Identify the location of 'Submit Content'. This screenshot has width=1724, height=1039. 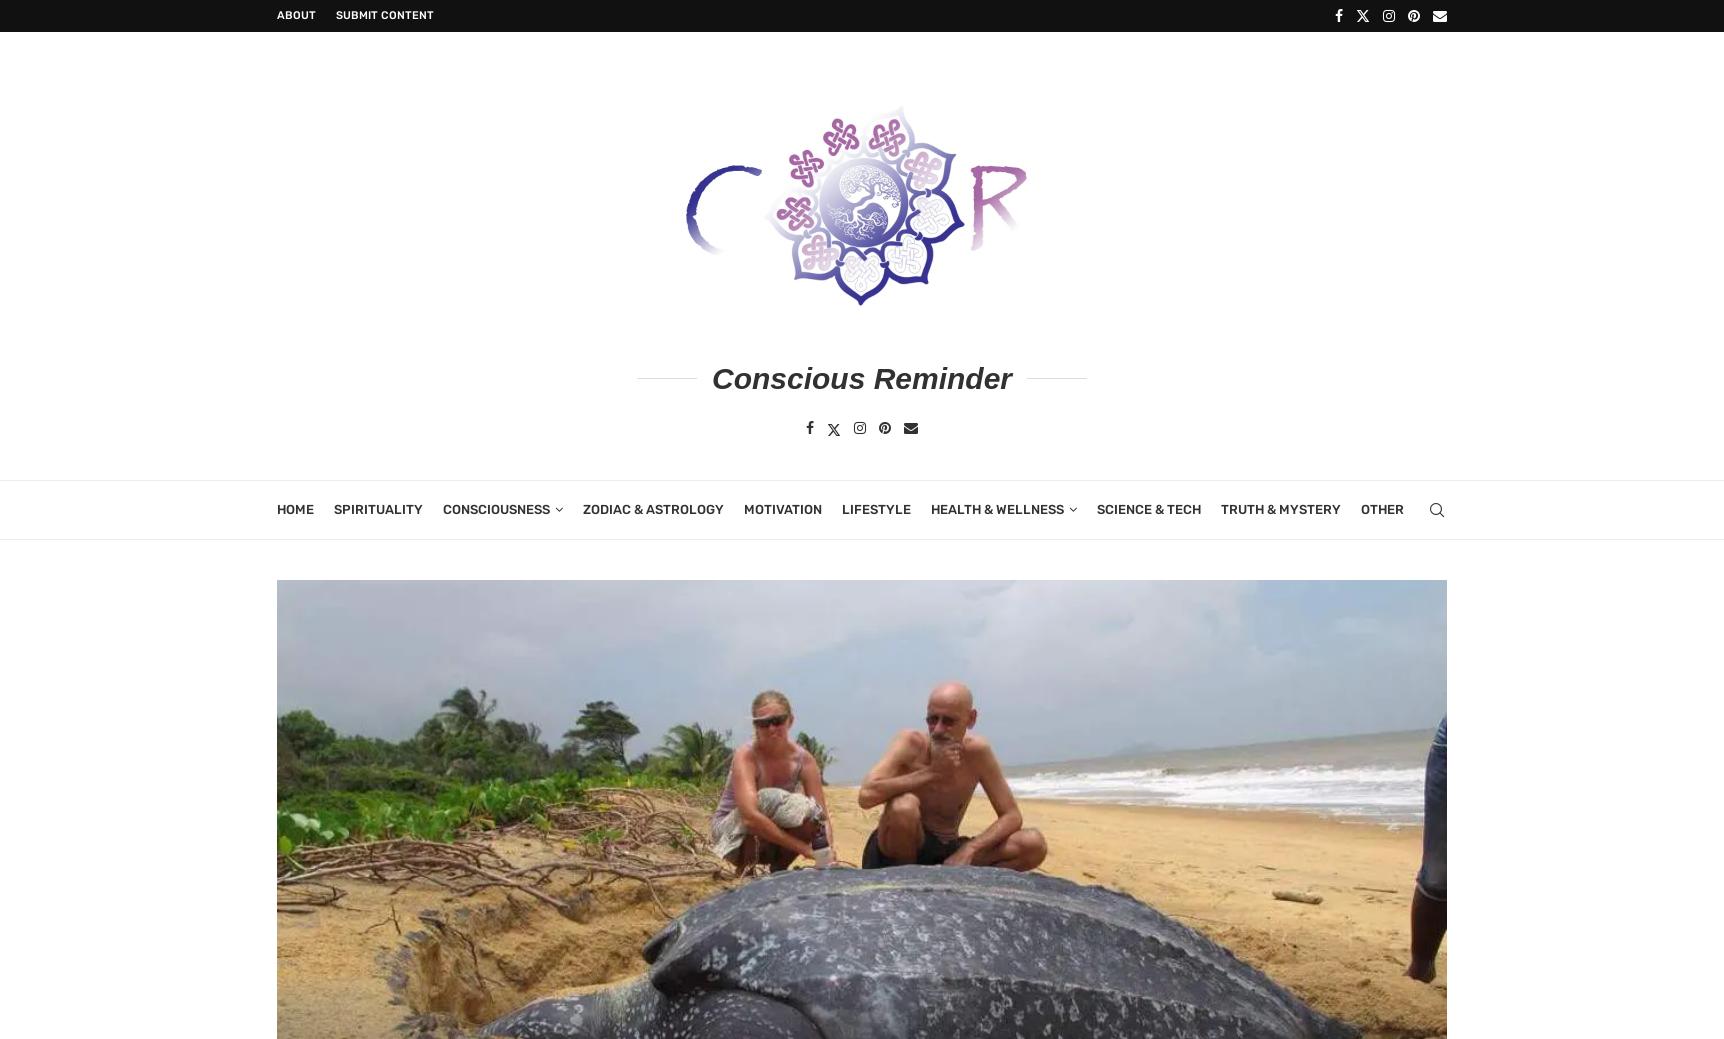
(336, 14).